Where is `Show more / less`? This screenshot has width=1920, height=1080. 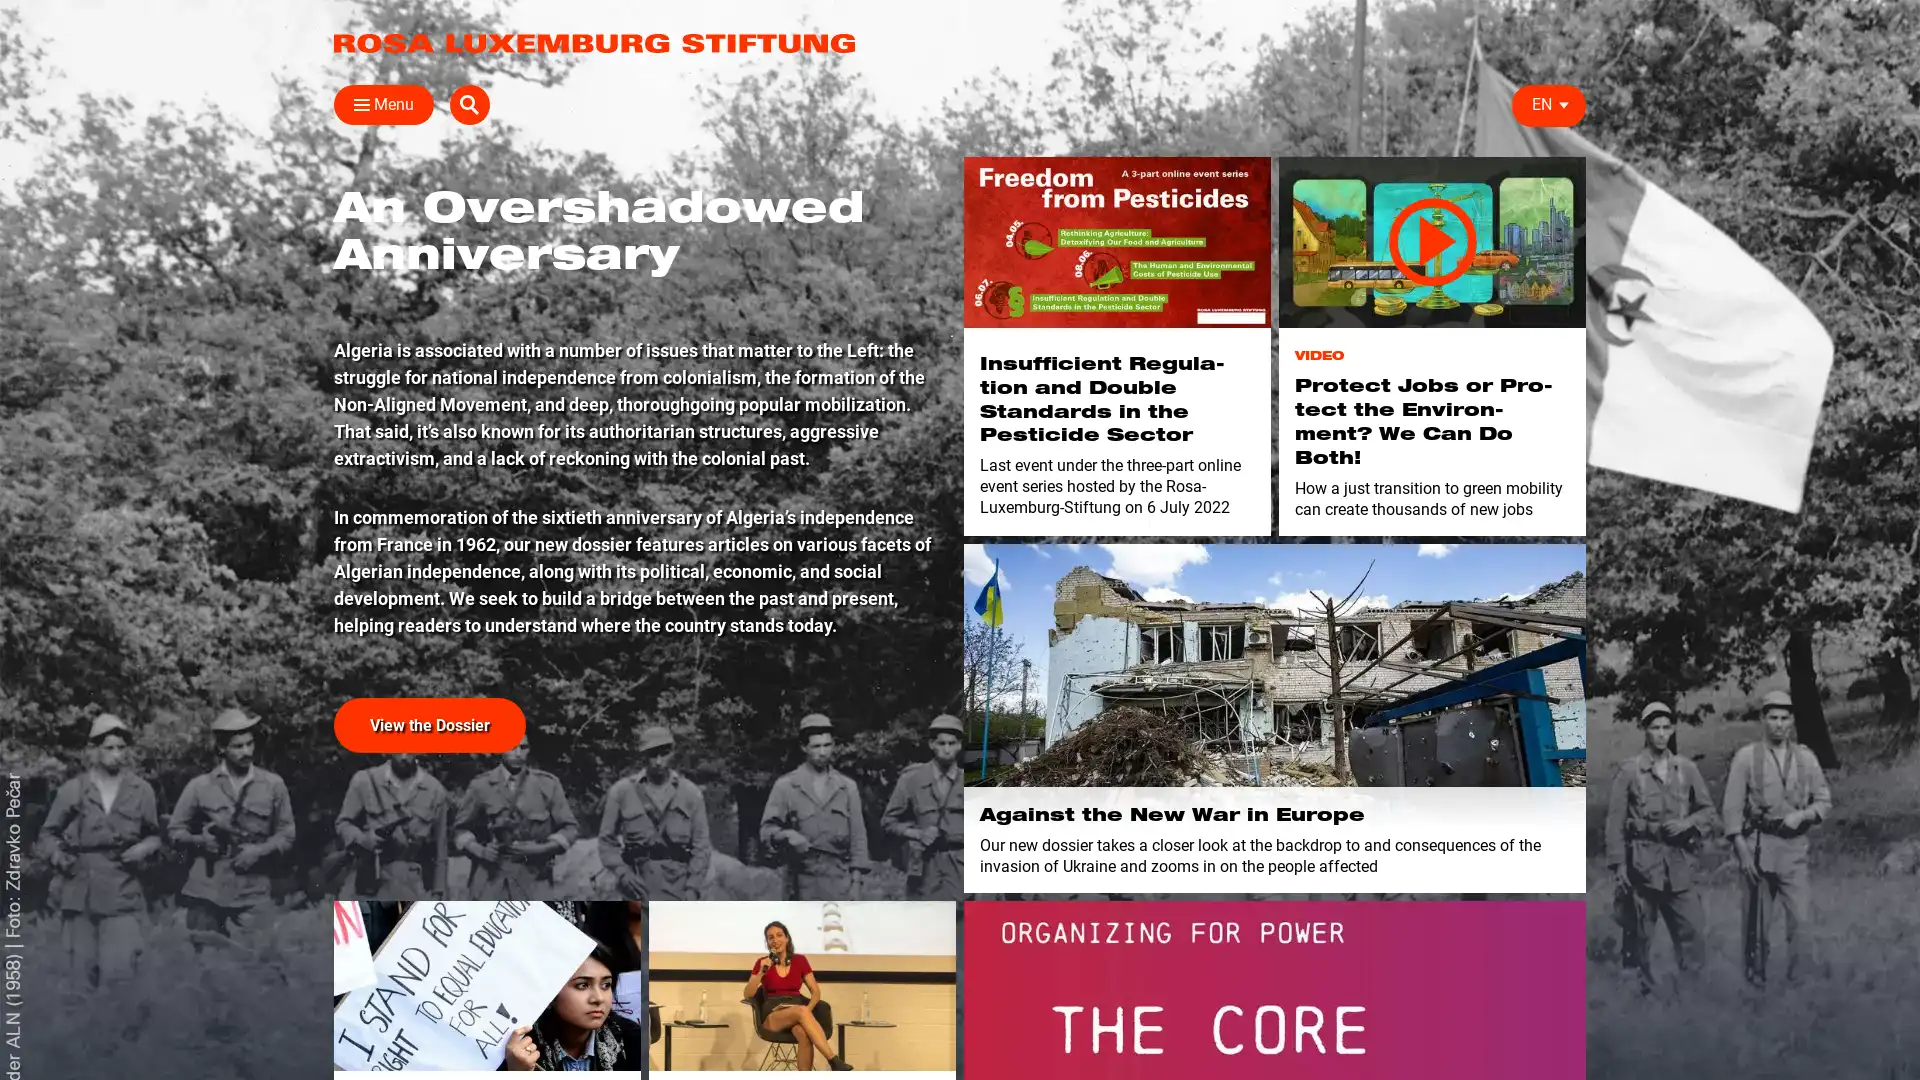 Show more / less is located at coordinates (637, 235).